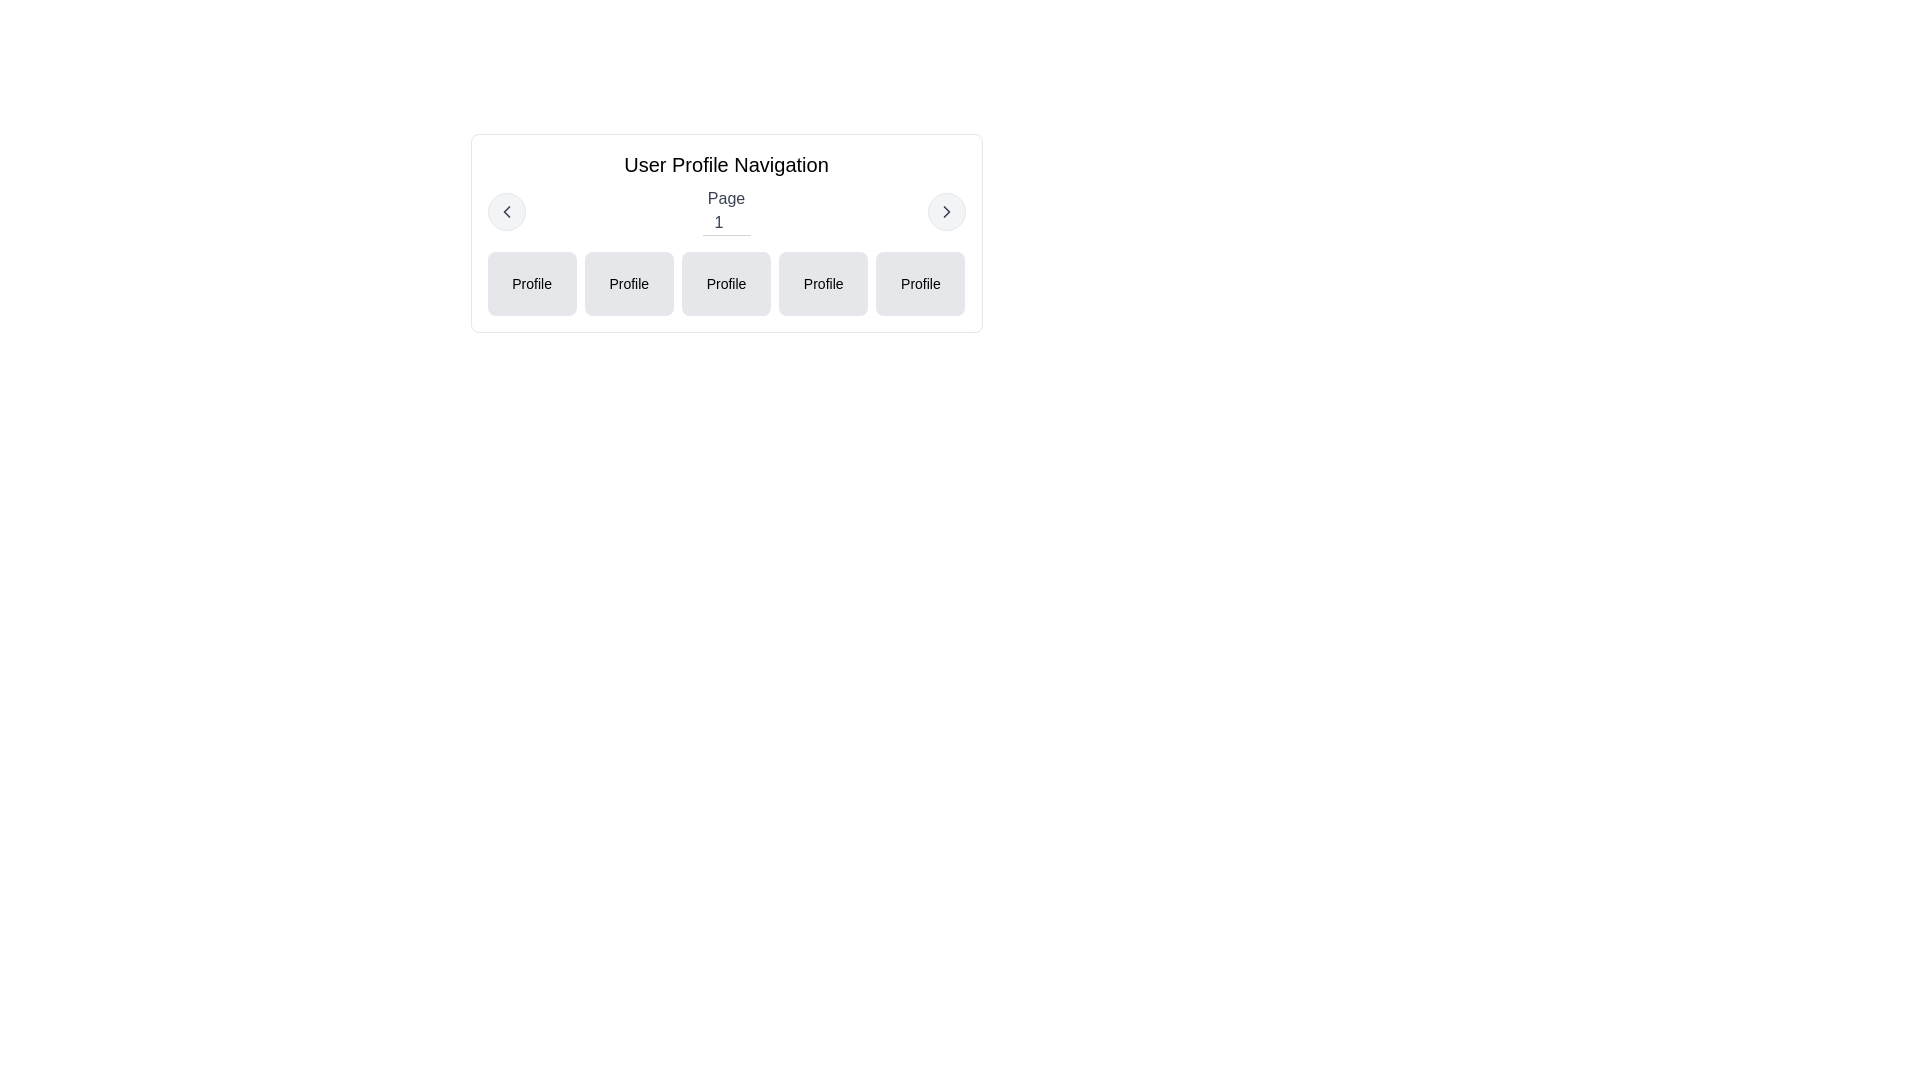 This screenshot has height=1080, width=1920. What do you see at coordinates (725, 284) in the screenshot?
I see `the third button in the User Profile Navigation section, which indicates the current selection or inactive state` at bounding box center [725, 284].